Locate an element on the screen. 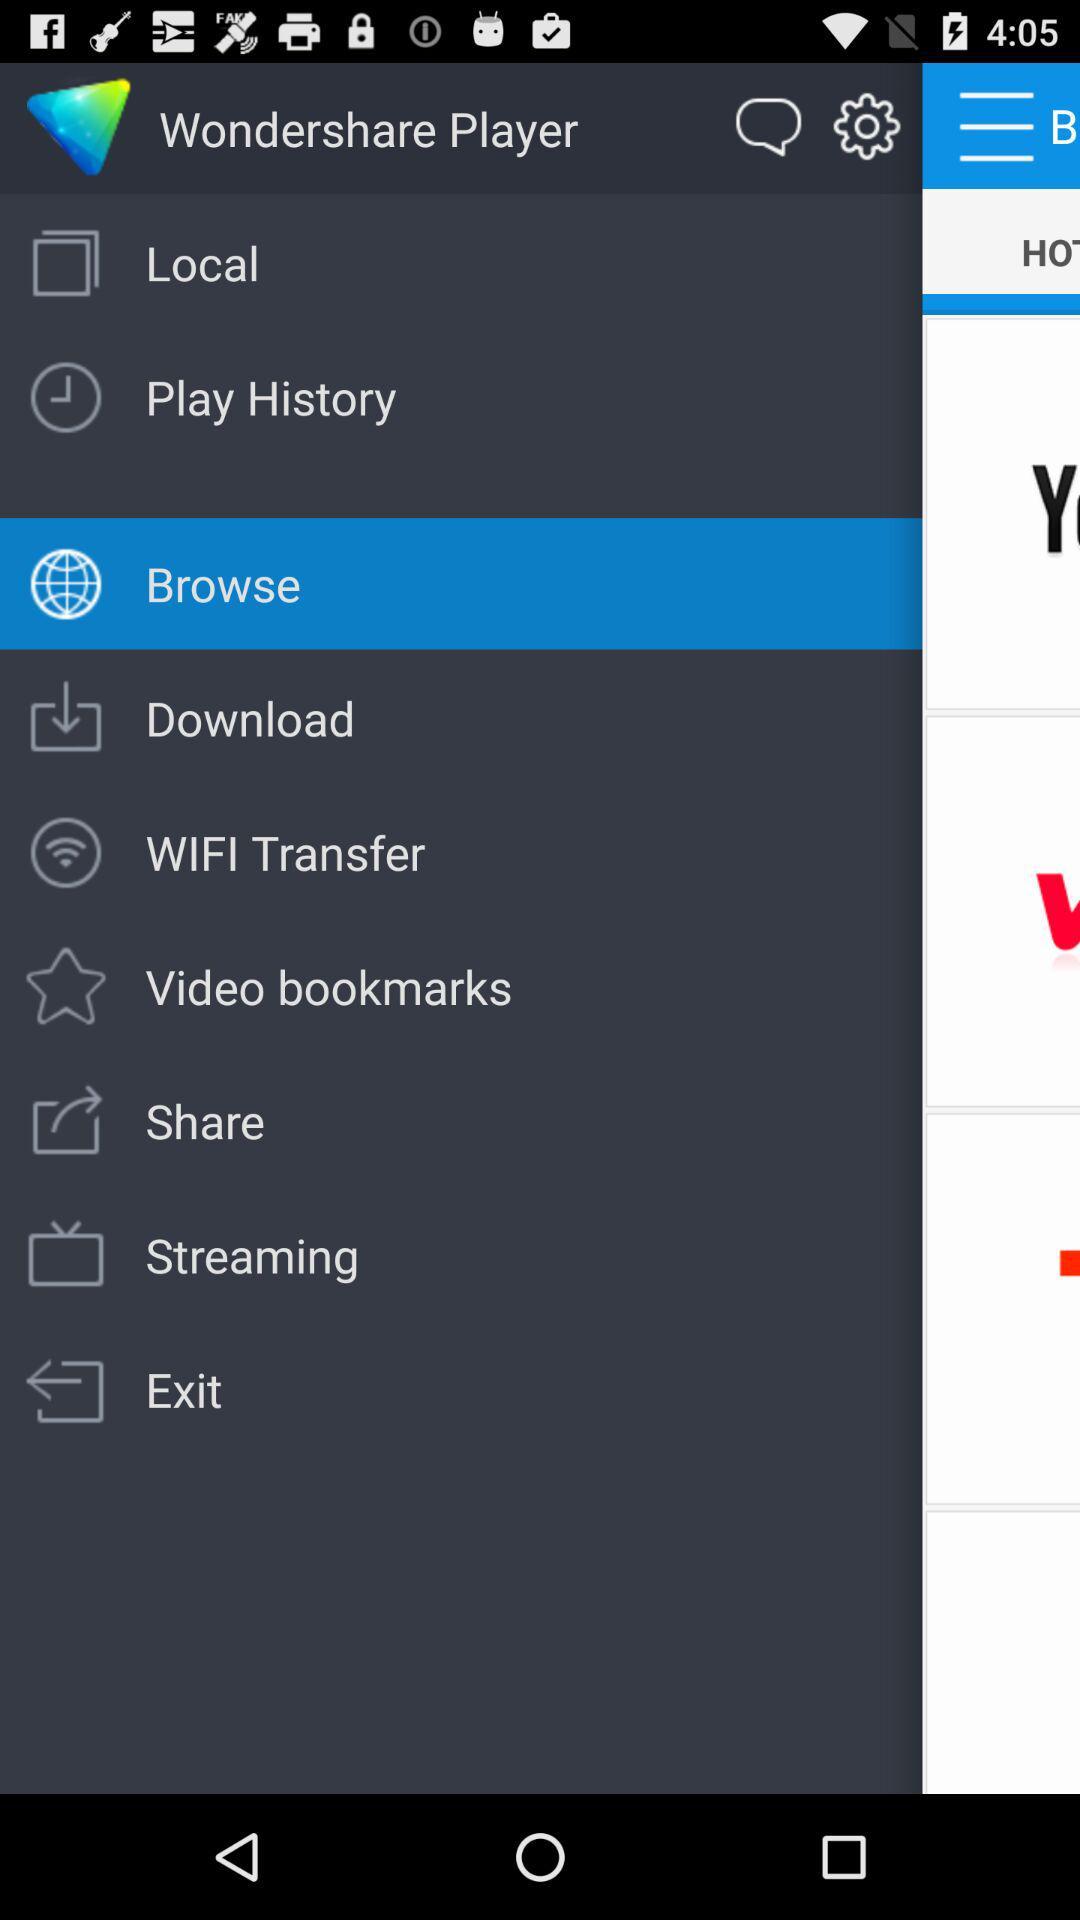  the button below play history is located at coordinates (65, 1254).